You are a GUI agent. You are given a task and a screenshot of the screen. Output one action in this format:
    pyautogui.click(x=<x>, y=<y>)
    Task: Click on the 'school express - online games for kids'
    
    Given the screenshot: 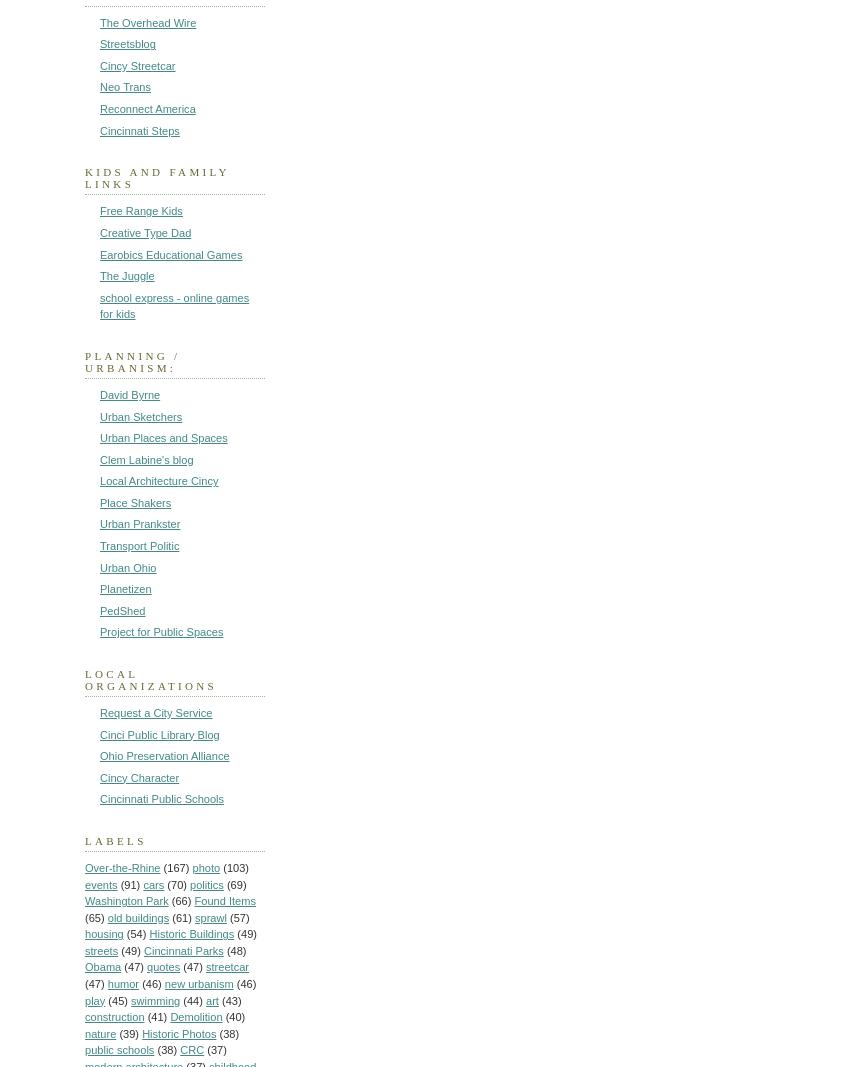 What is the action you would take?
    pyautogui.click(x=173, y=305)
    